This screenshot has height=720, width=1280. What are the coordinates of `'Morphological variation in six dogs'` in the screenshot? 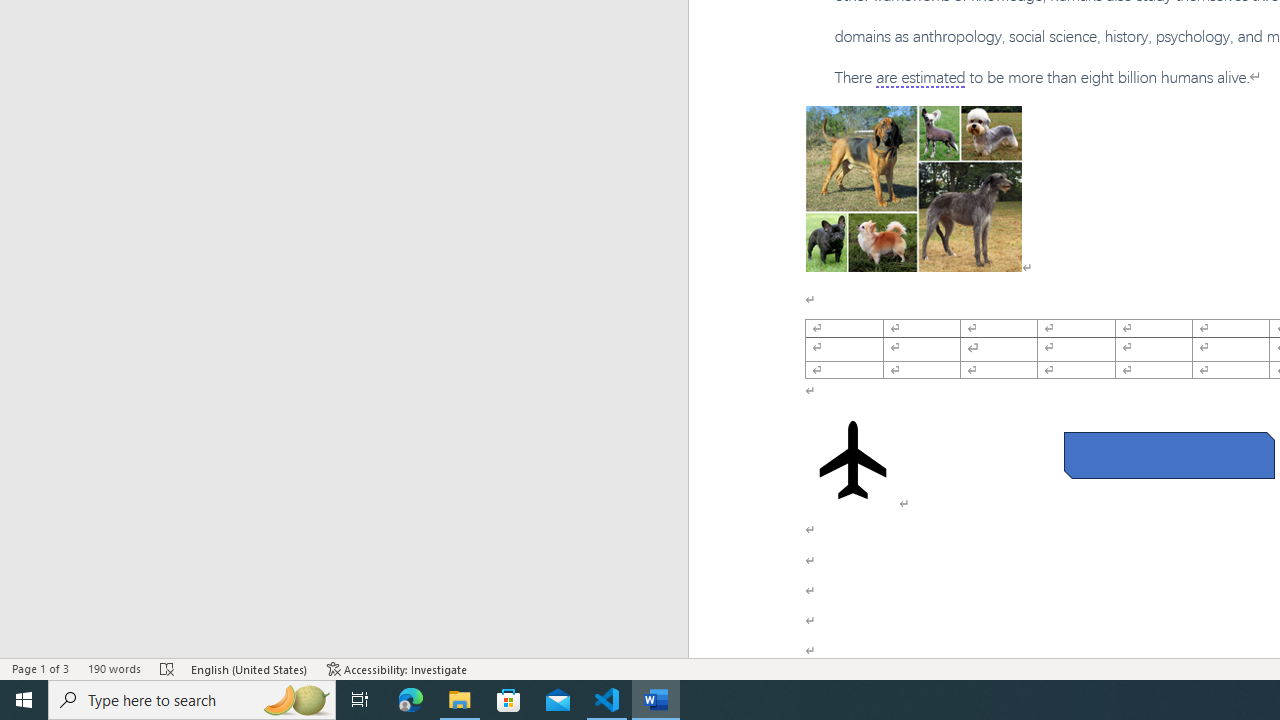 It's located at (912, 189).